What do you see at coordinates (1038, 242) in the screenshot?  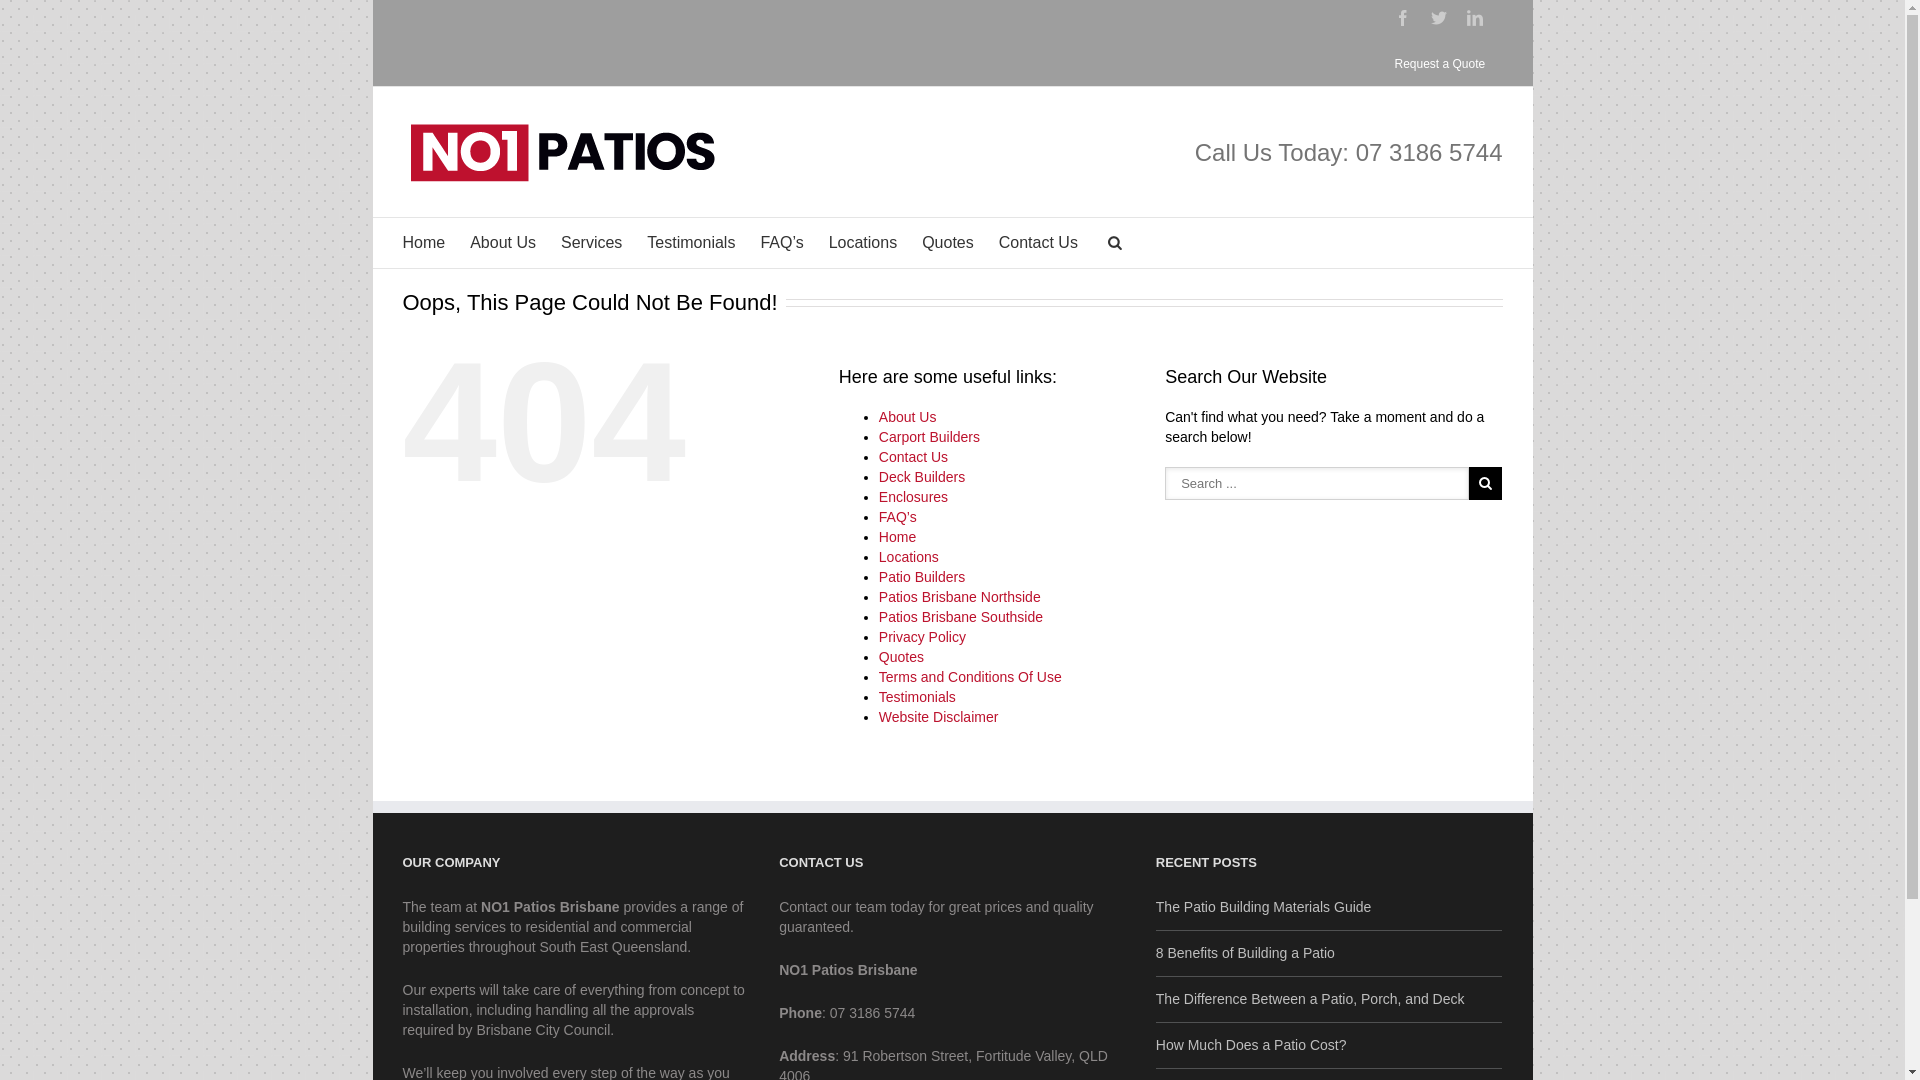 I see `'Contact Us'` at bounding box center [1038, 242].